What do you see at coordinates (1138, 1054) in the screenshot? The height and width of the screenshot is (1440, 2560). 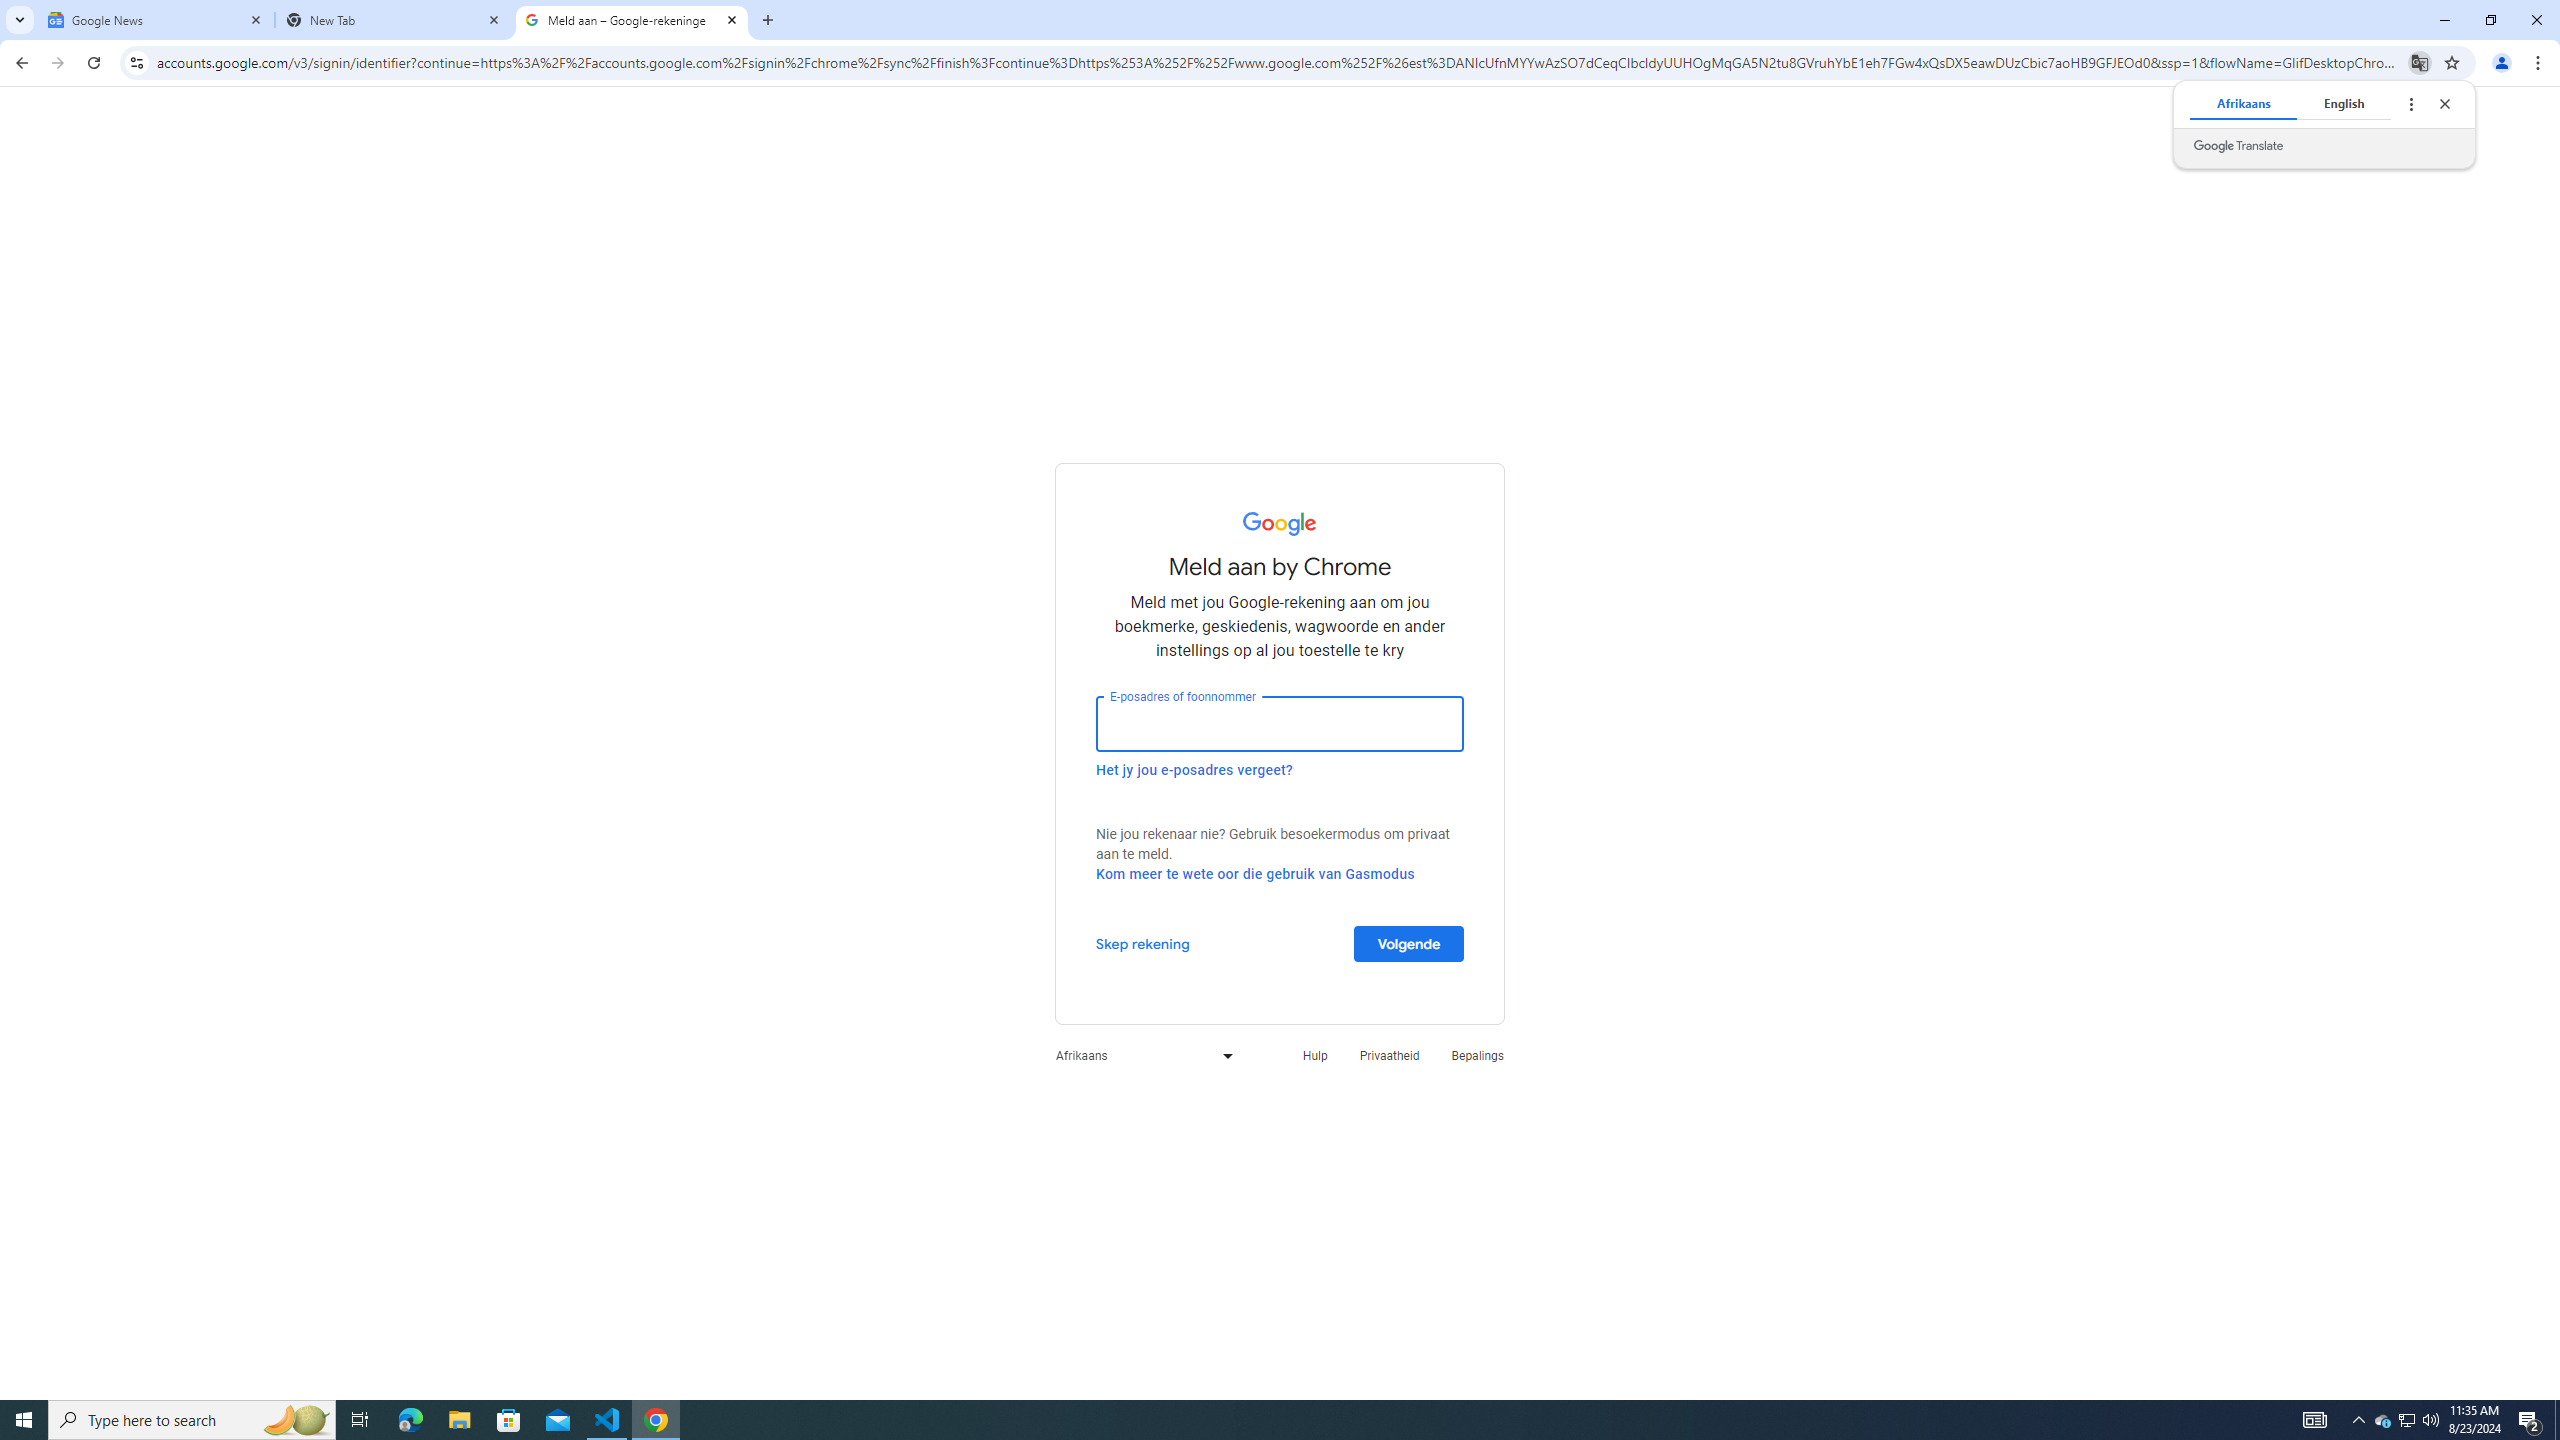 I see `'Afrikaans'` at bounding box center [1138, 1054].